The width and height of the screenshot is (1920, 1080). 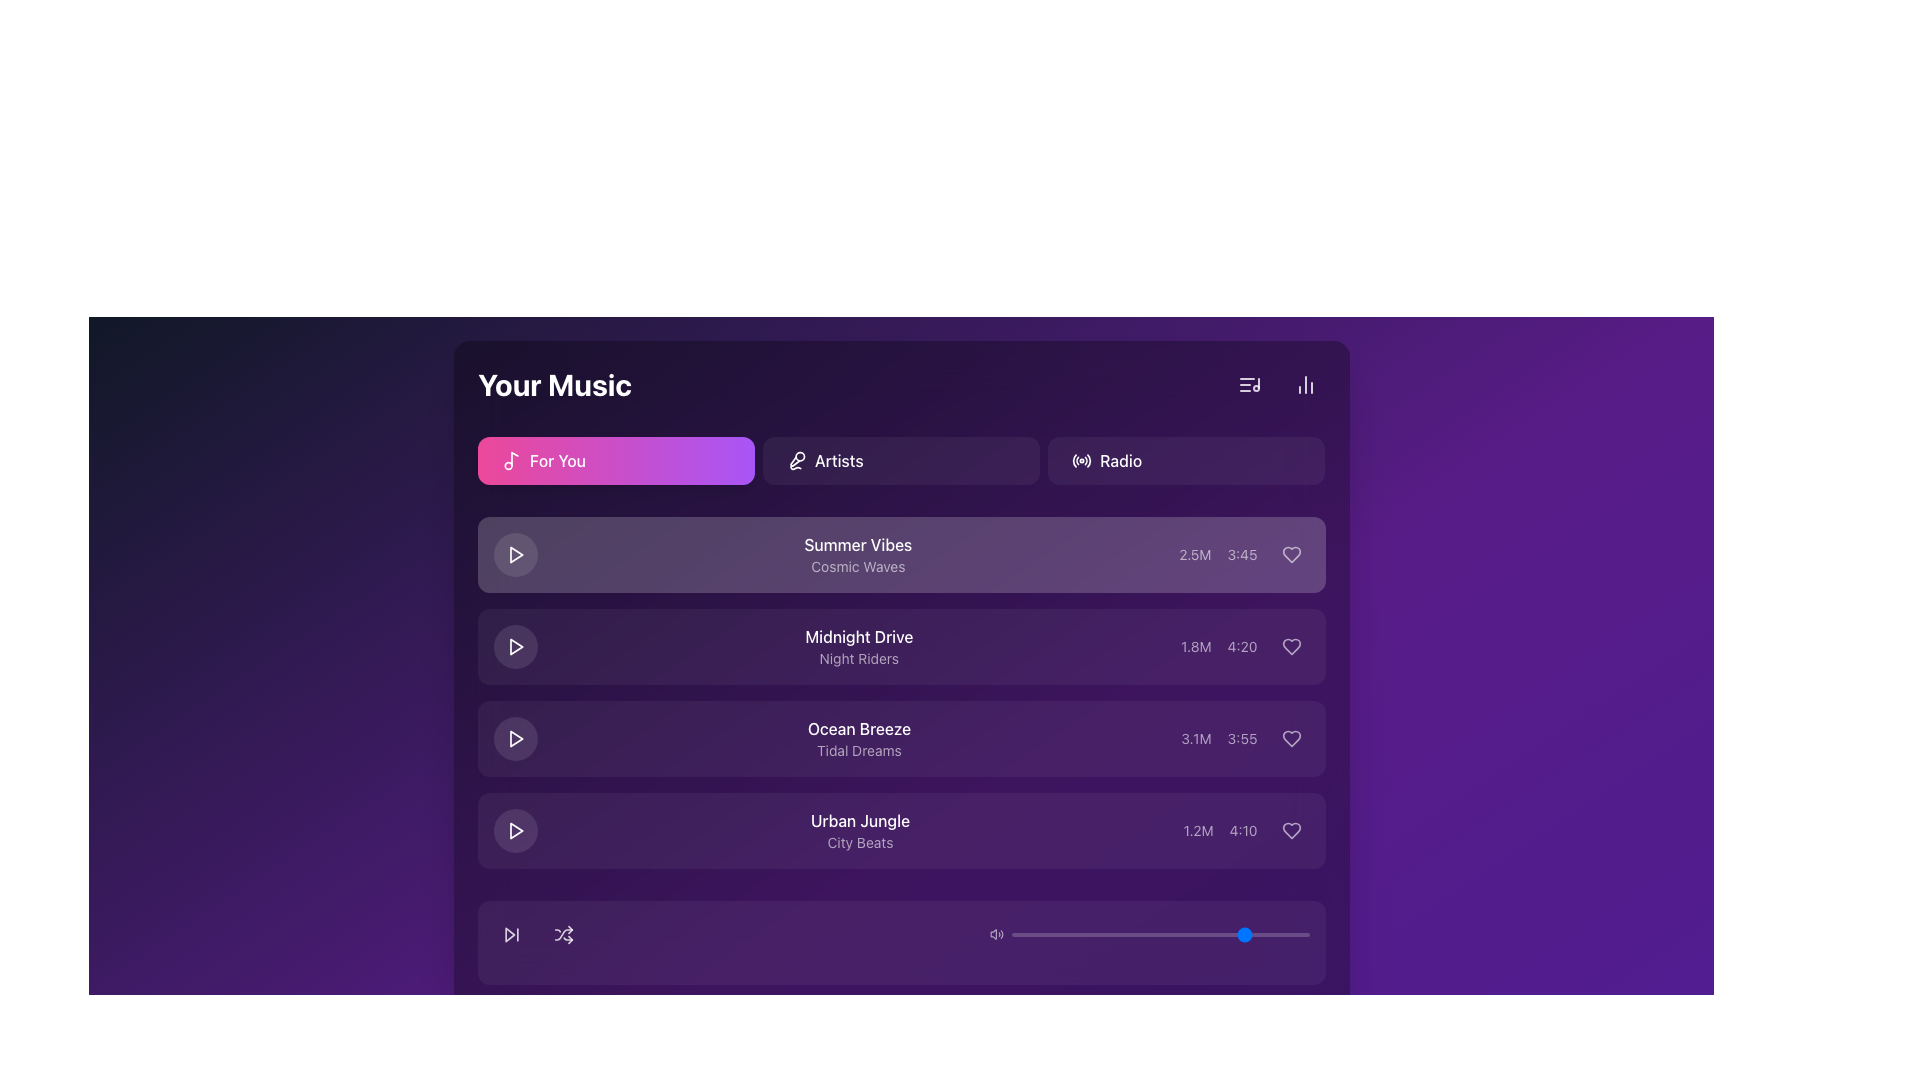 What do you see at coordinates (1245, 830) in the screenshot?
I see `displayed statistics '1.2M' and duration '4:10' adjacent to each other in the right section of the fourth row, aligned with the 'Urban Jungle' track and near the heart icon button` at bounding box center [1245, 830].